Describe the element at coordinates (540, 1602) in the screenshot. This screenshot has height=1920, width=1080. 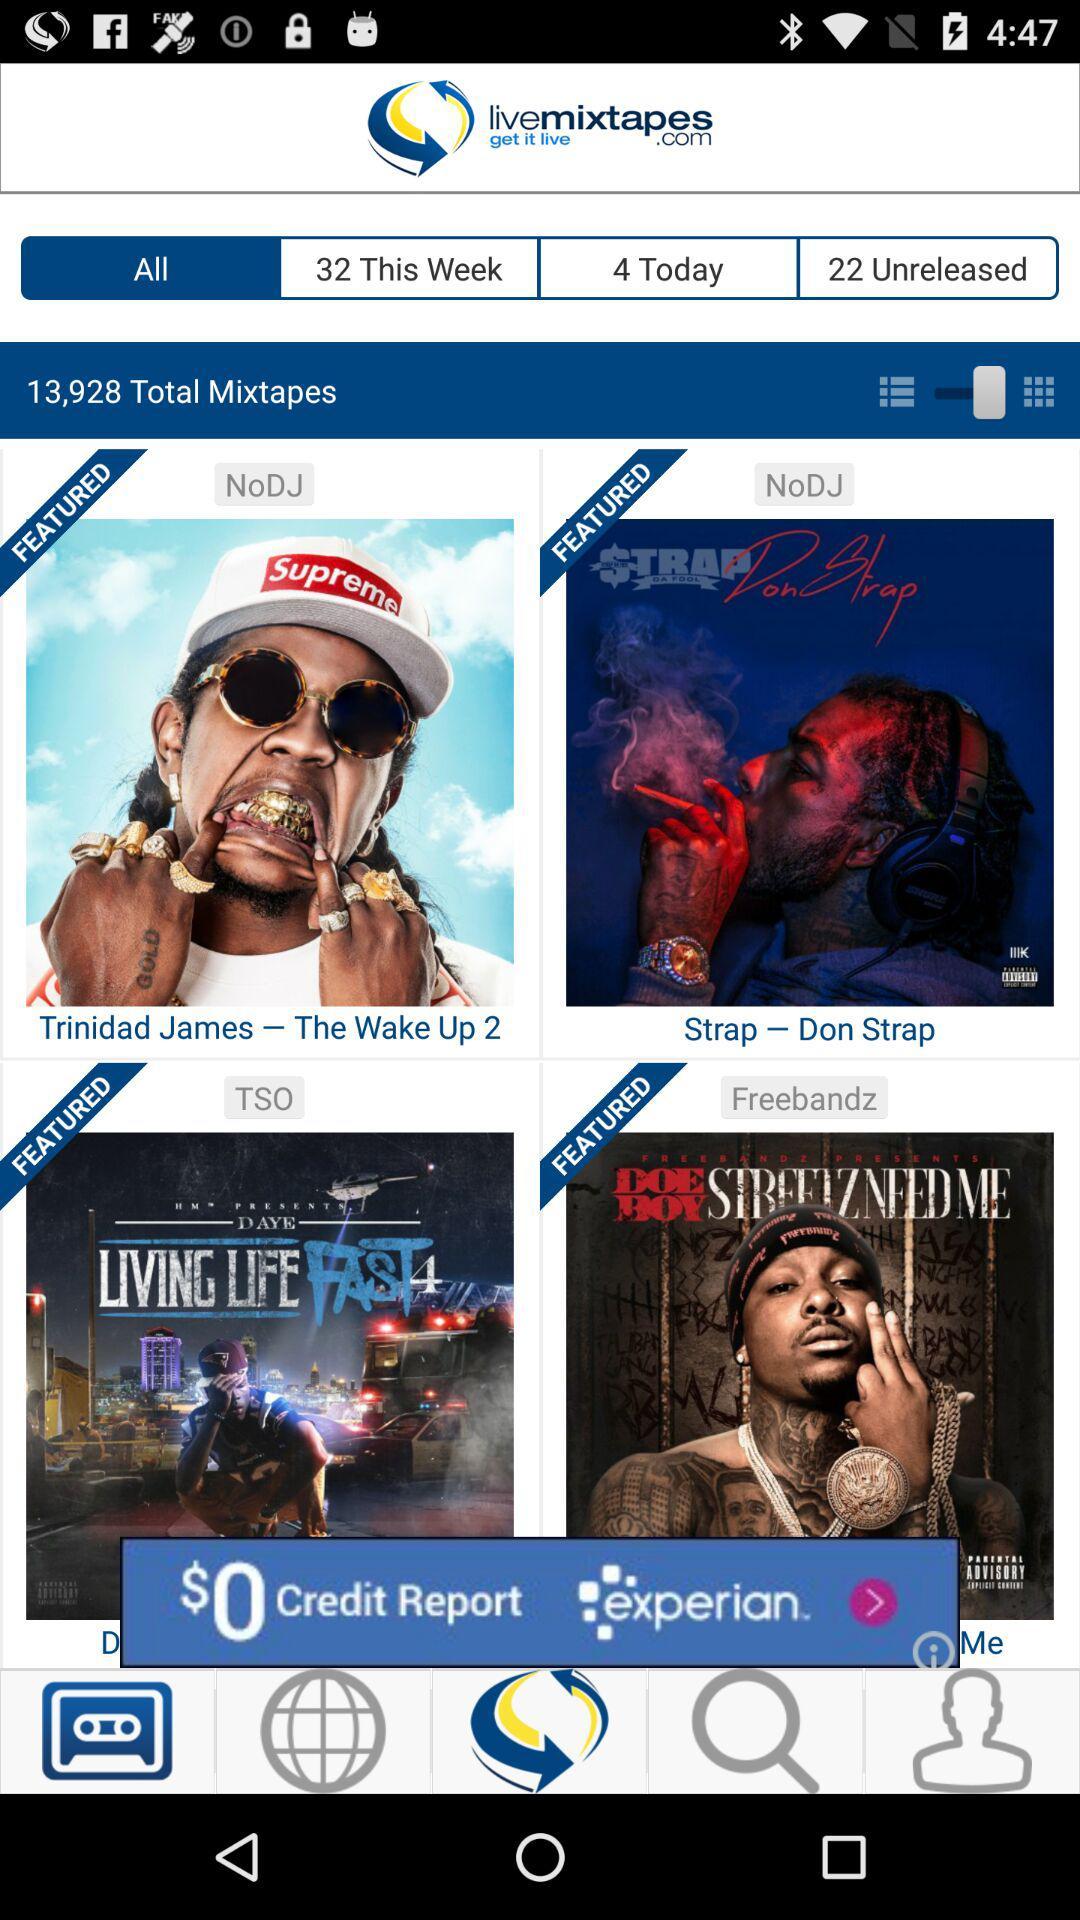
I see `the icon below featured item` at that location.